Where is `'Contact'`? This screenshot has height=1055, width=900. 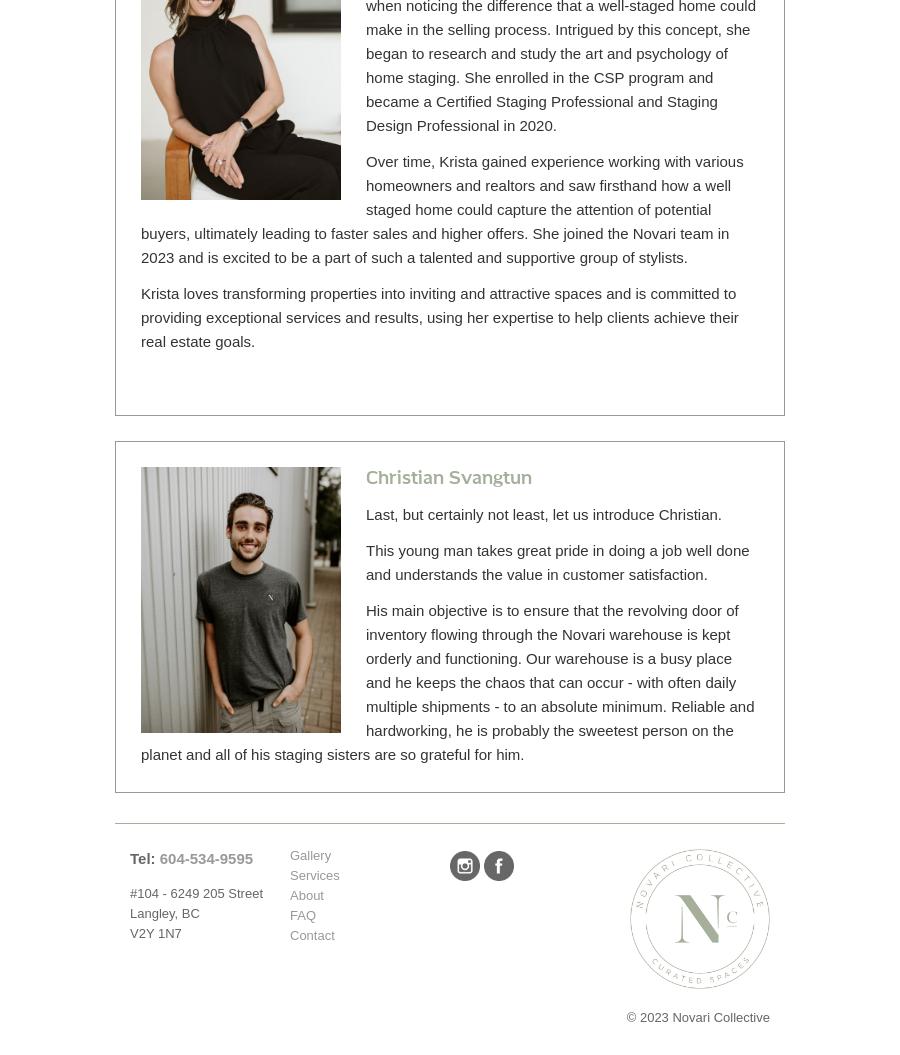
'Contact' is located at coordinates (311, 934).